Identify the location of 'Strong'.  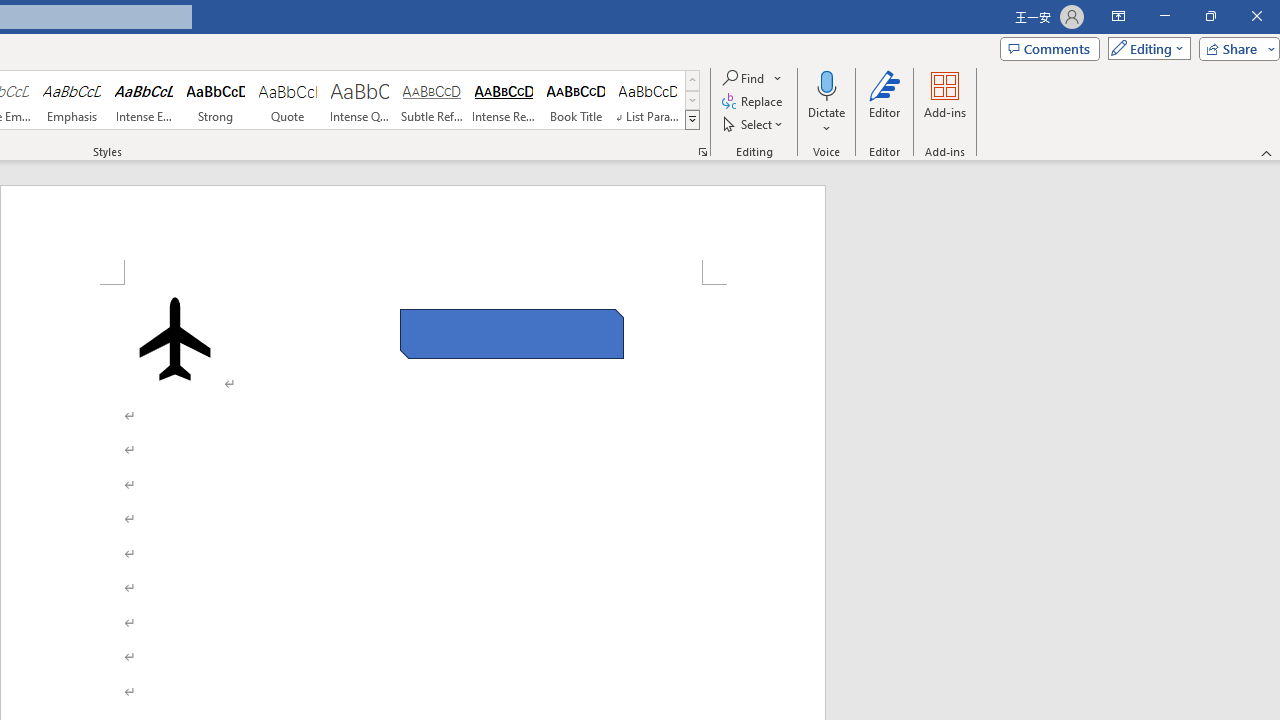
(216, 100).